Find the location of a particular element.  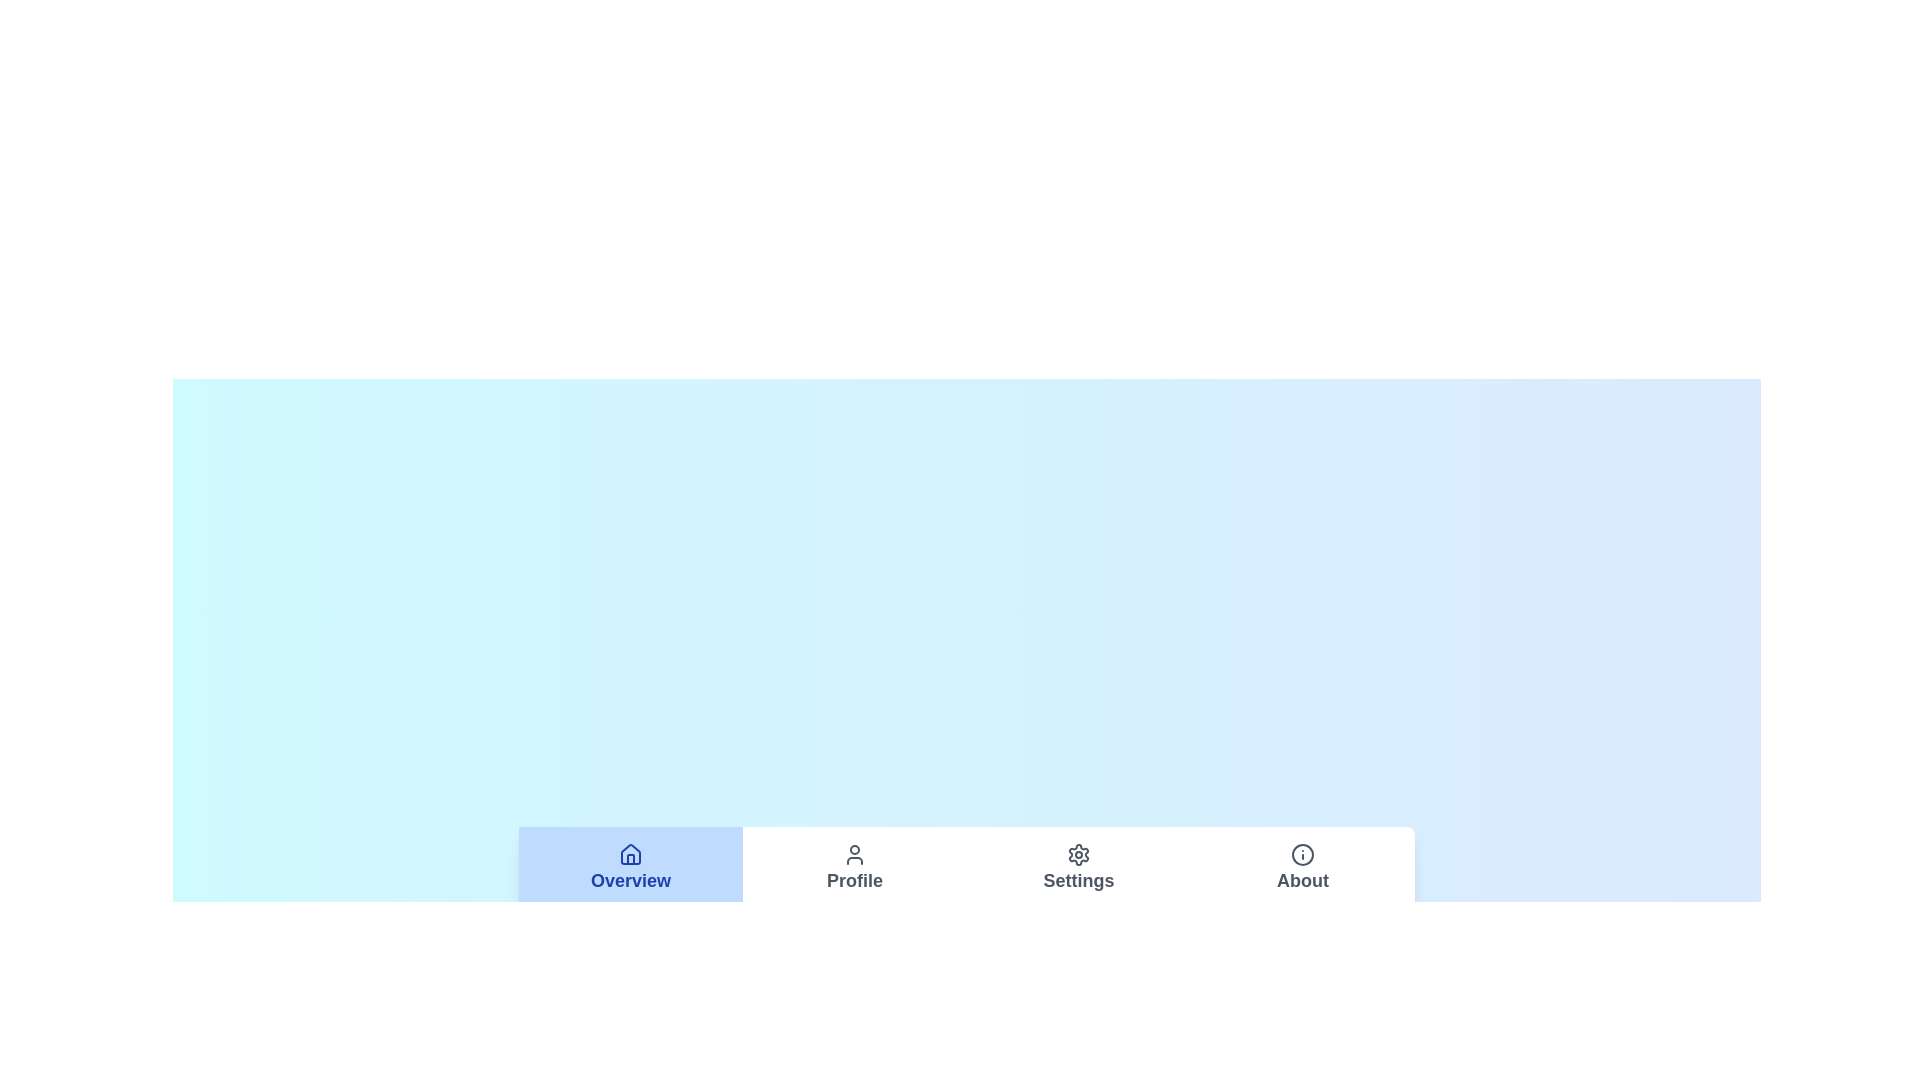

the Overview tab is located at coordinates (629, 867).